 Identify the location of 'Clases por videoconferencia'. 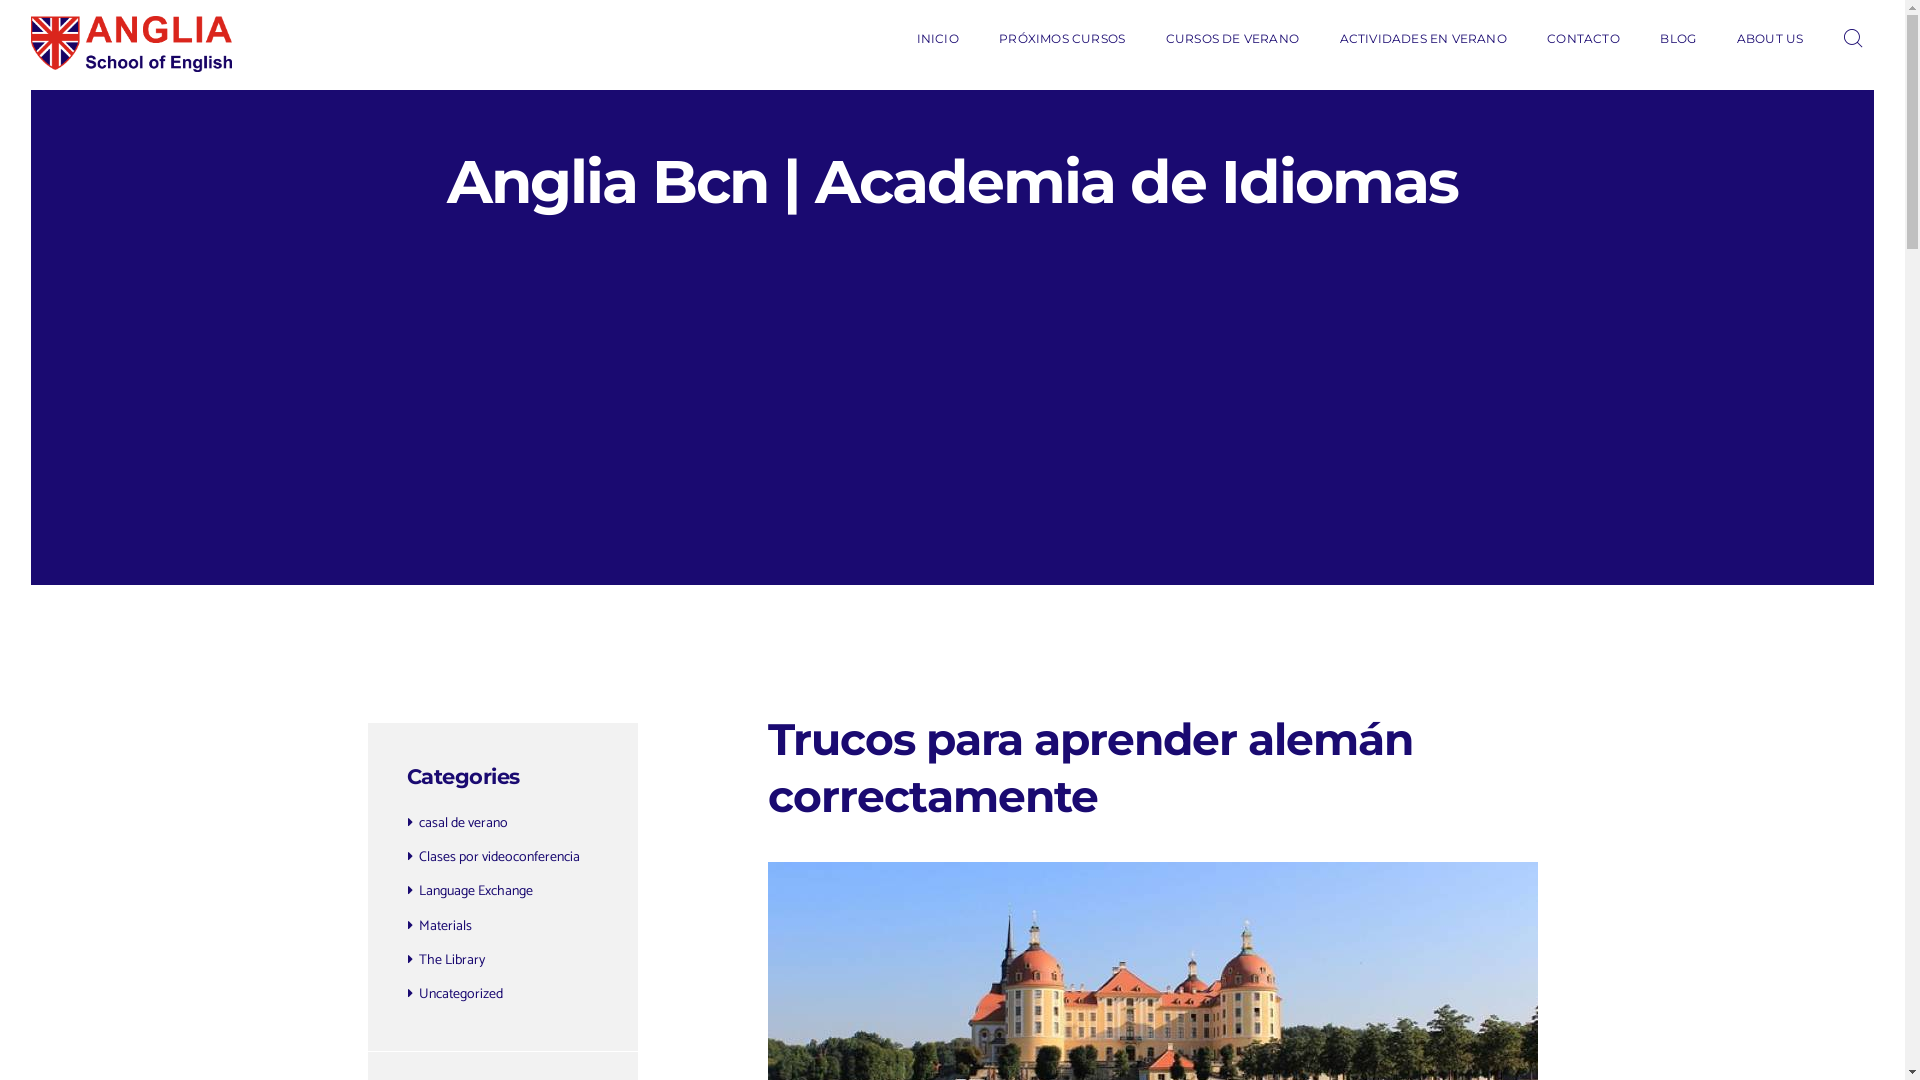
(499, 856).